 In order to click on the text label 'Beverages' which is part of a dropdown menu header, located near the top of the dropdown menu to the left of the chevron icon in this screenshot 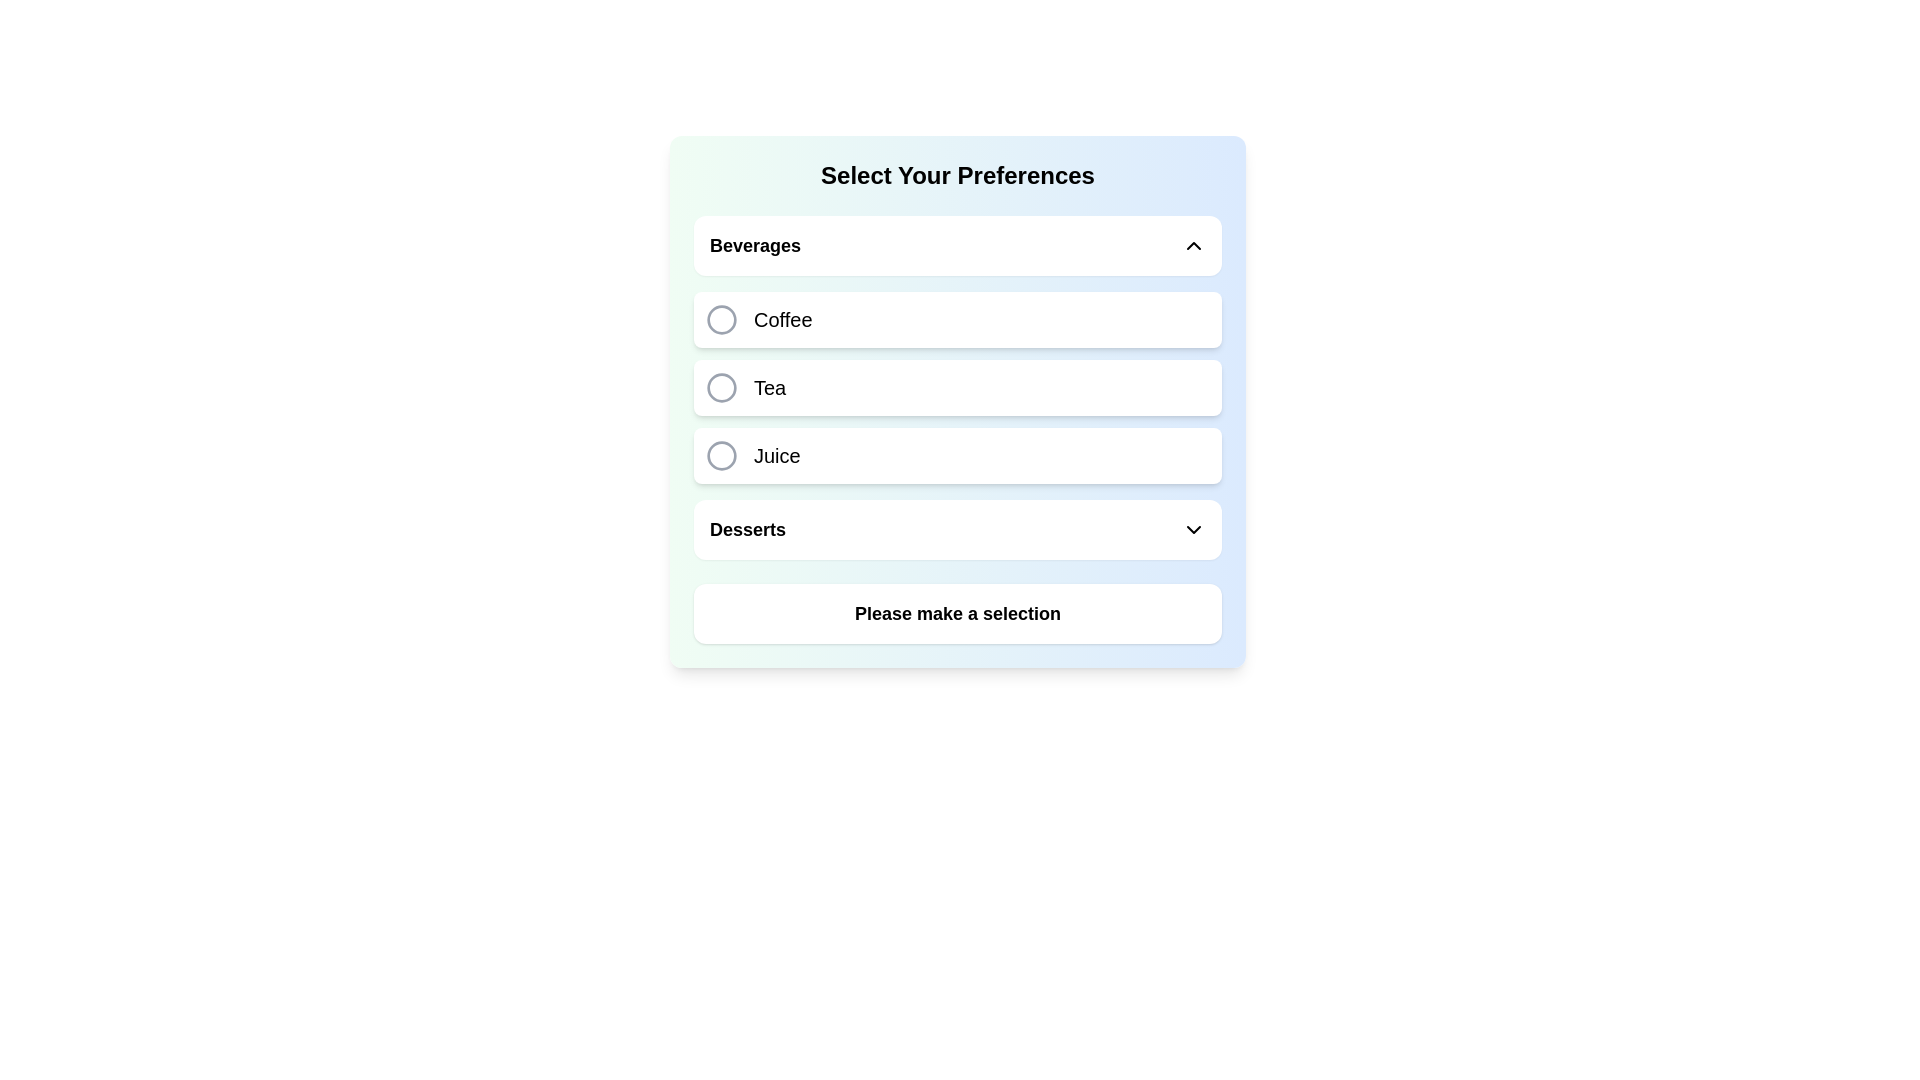, I will do `click(754, 245)`.